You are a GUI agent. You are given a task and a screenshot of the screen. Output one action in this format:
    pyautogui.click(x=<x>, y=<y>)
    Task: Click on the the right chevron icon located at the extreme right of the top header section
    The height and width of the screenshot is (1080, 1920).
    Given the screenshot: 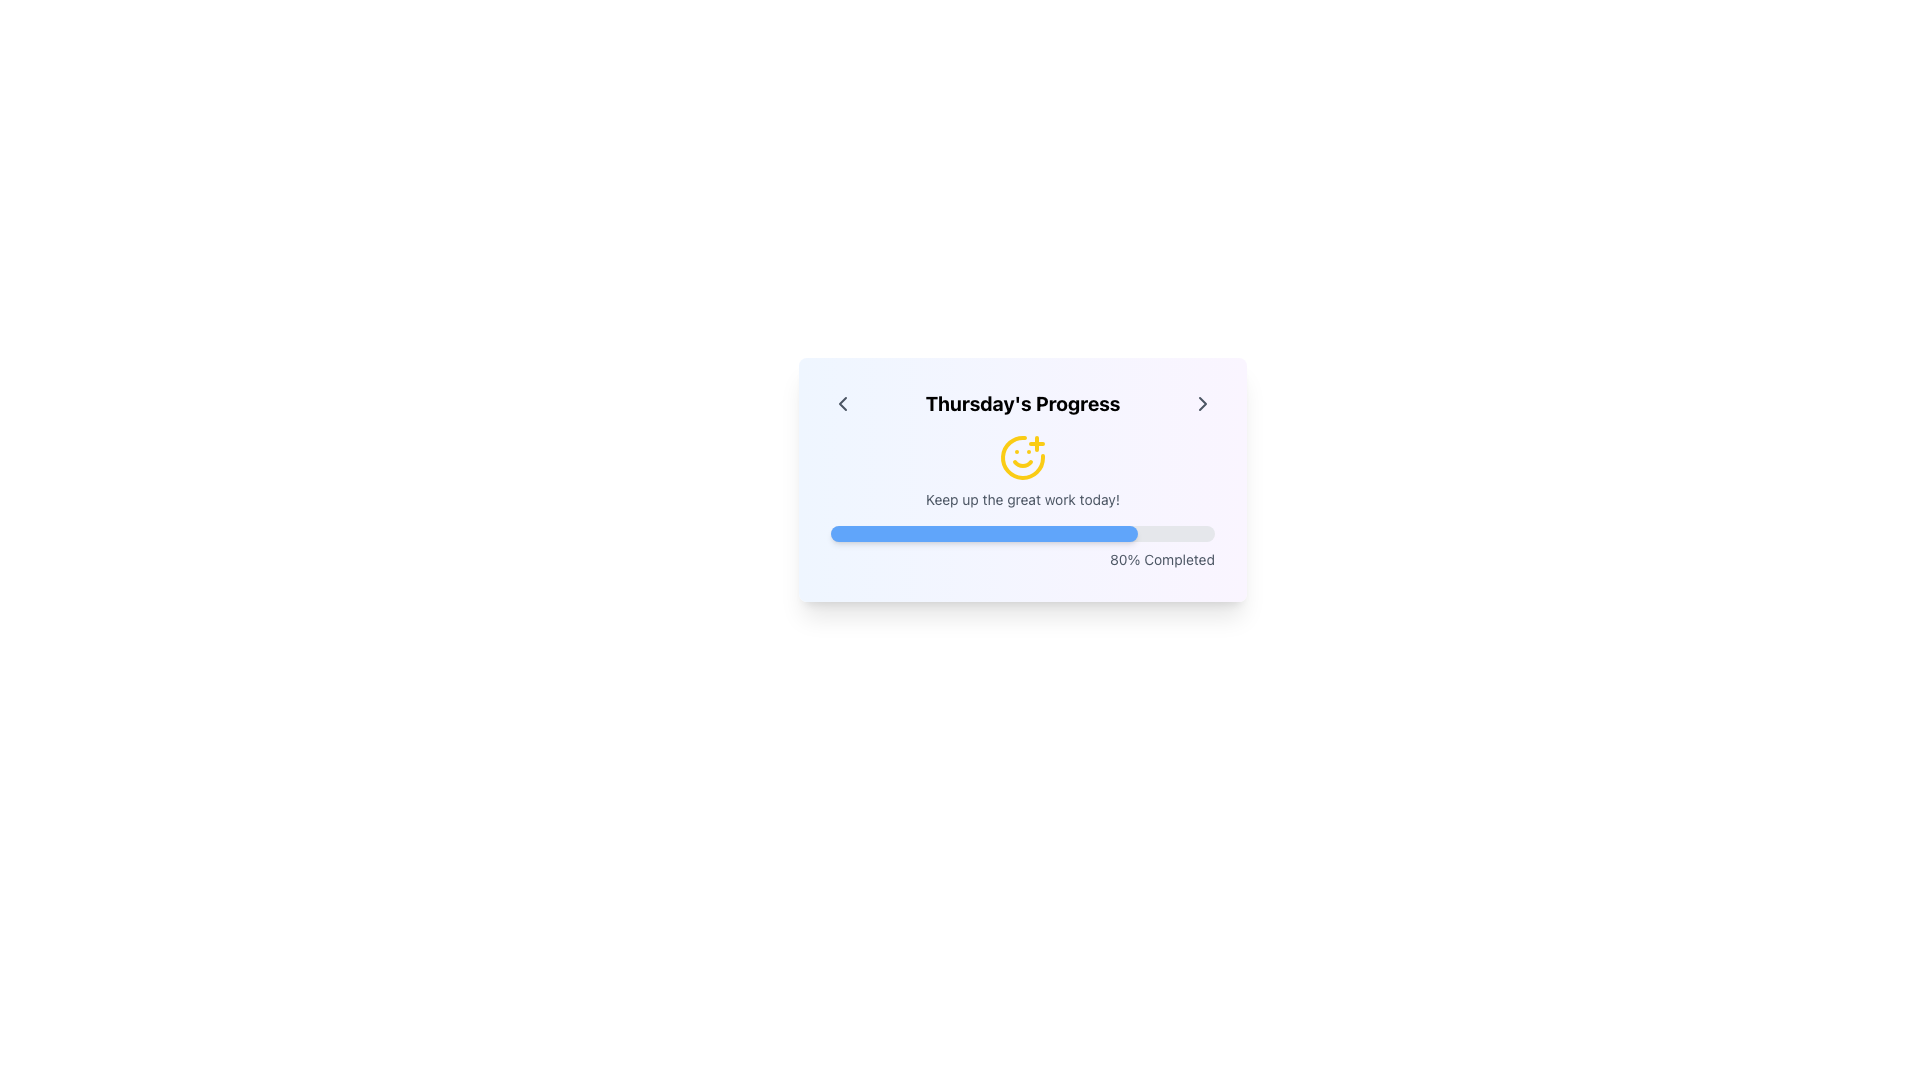 What is the action you would take?
    pyautogui.click(x=1202, y=404)
    